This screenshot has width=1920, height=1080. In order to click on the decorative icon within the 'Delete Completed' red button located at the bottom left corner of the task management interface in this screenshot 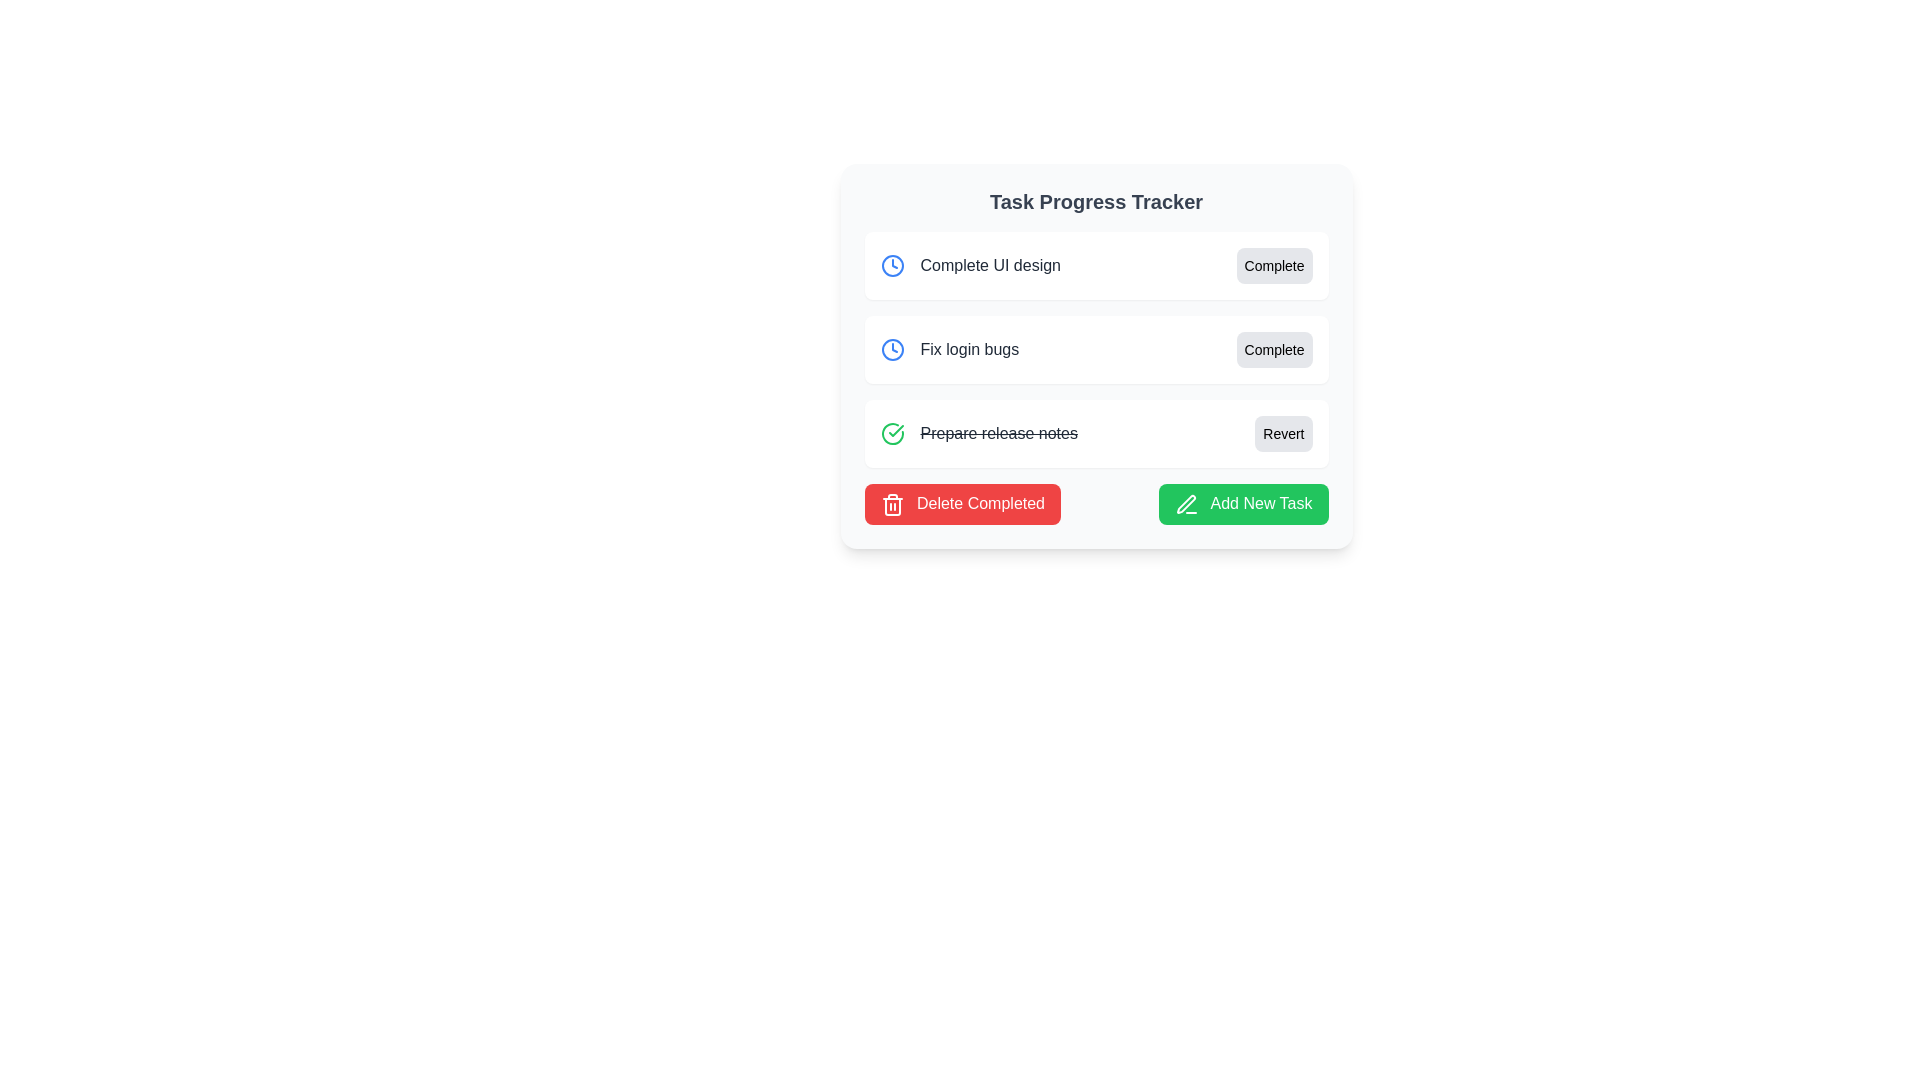, I will do `click(891, 505)`.